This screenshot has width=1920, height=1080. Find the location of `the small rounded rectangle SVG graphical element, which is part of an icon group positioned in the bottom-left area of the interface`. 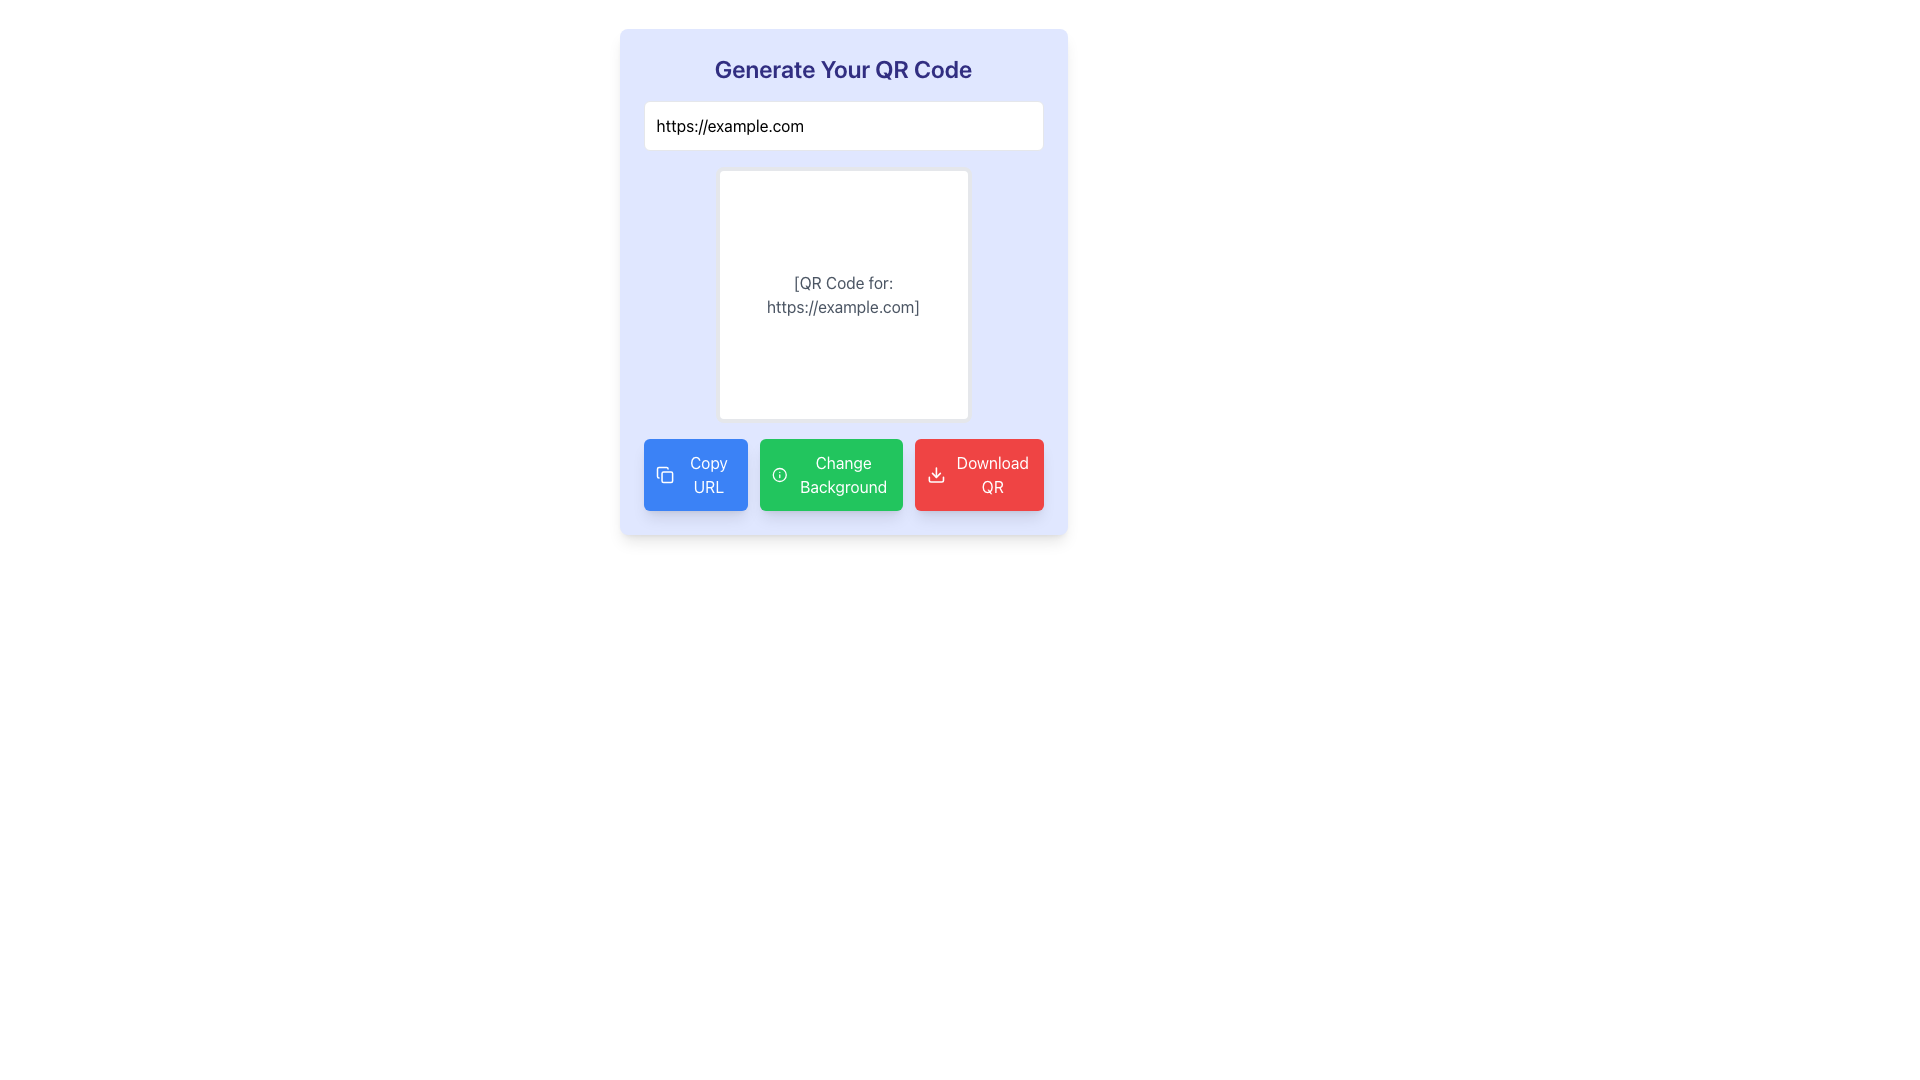

the small rounded rectangle SVG graphical element, which is part of an icon group positioned in the bottom-left area of the interface is located at coordinates (666, 477).